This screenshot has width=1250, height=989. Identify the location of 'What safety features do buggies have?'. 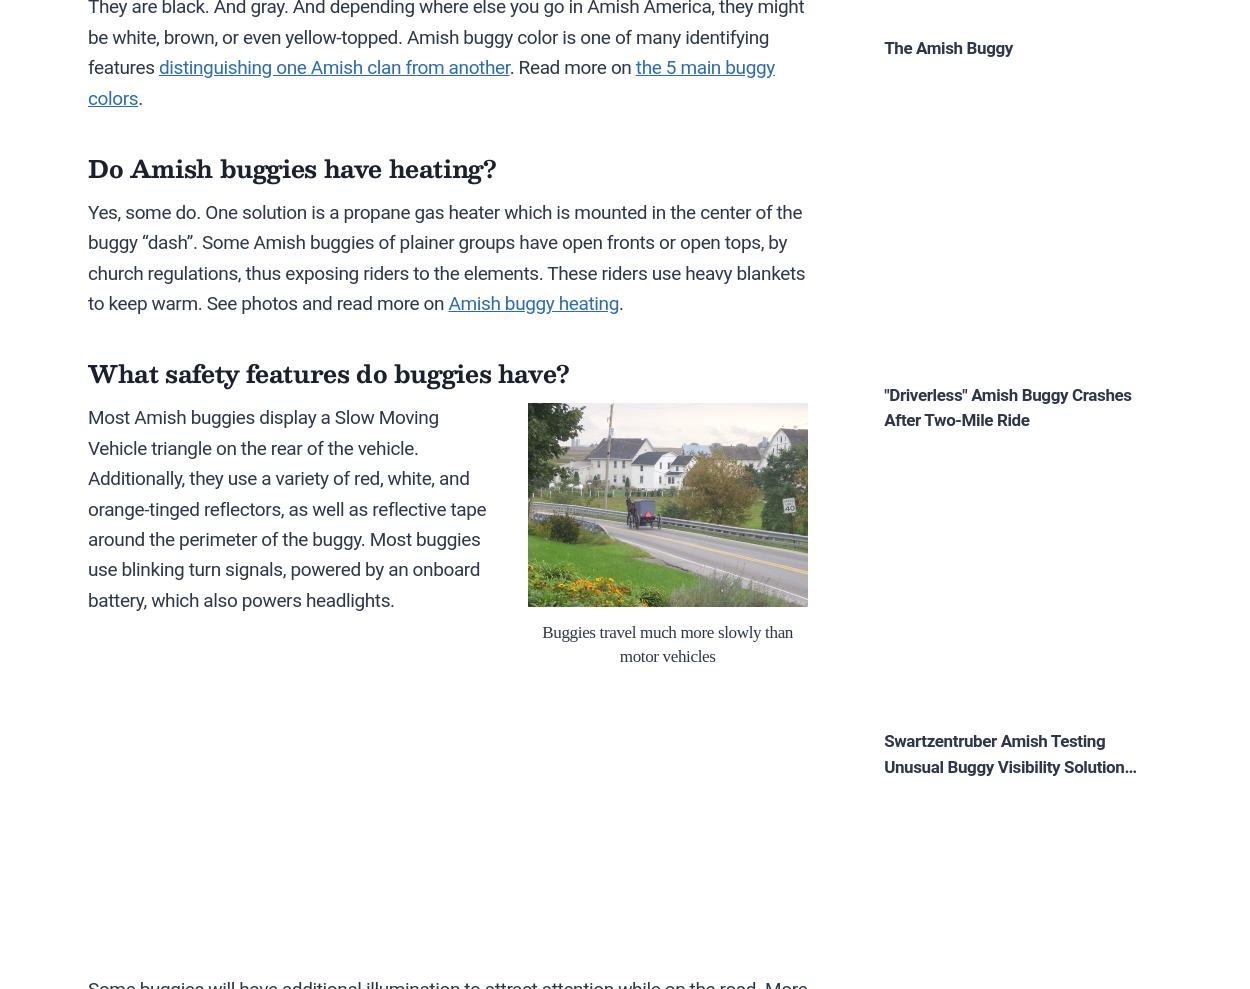
(327, 371).